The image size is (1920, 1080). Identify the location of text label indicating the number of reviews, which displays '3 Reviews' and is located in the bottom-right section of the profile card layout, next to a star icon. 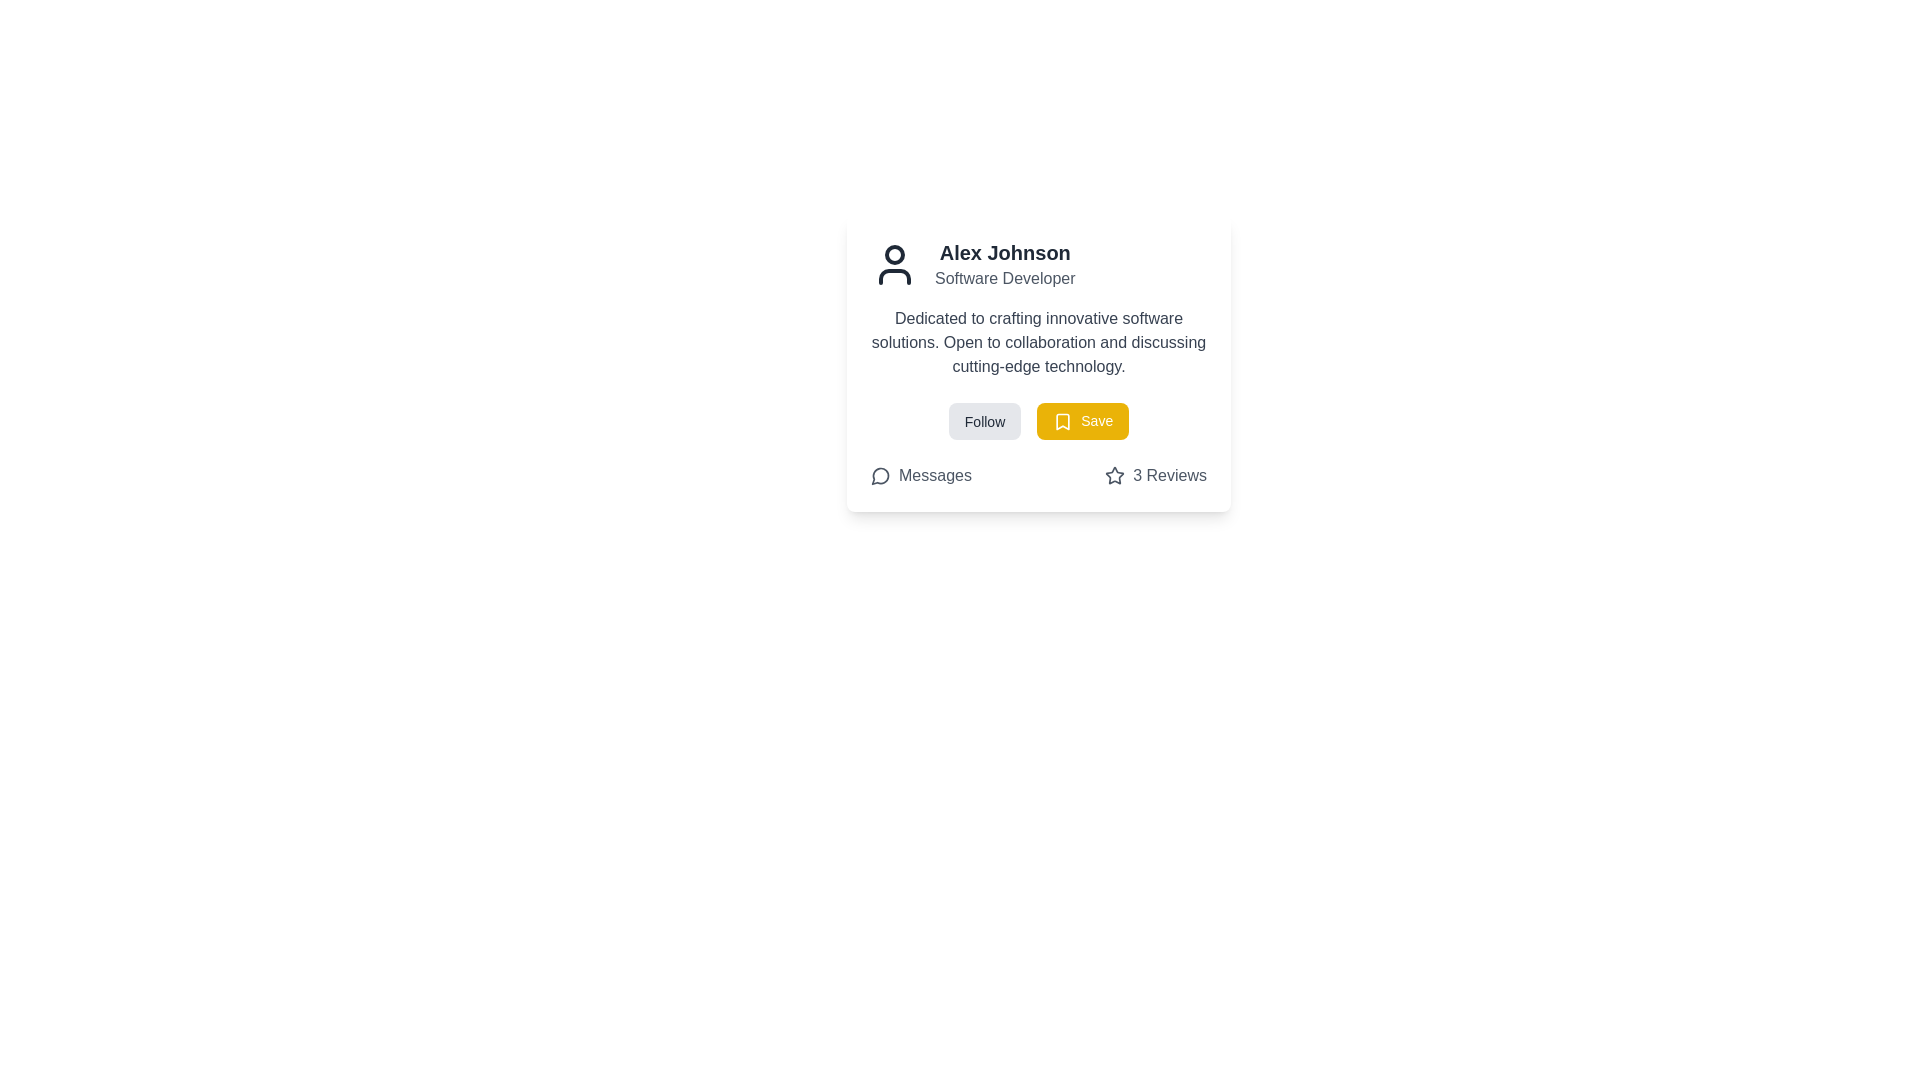
(1170, 476).